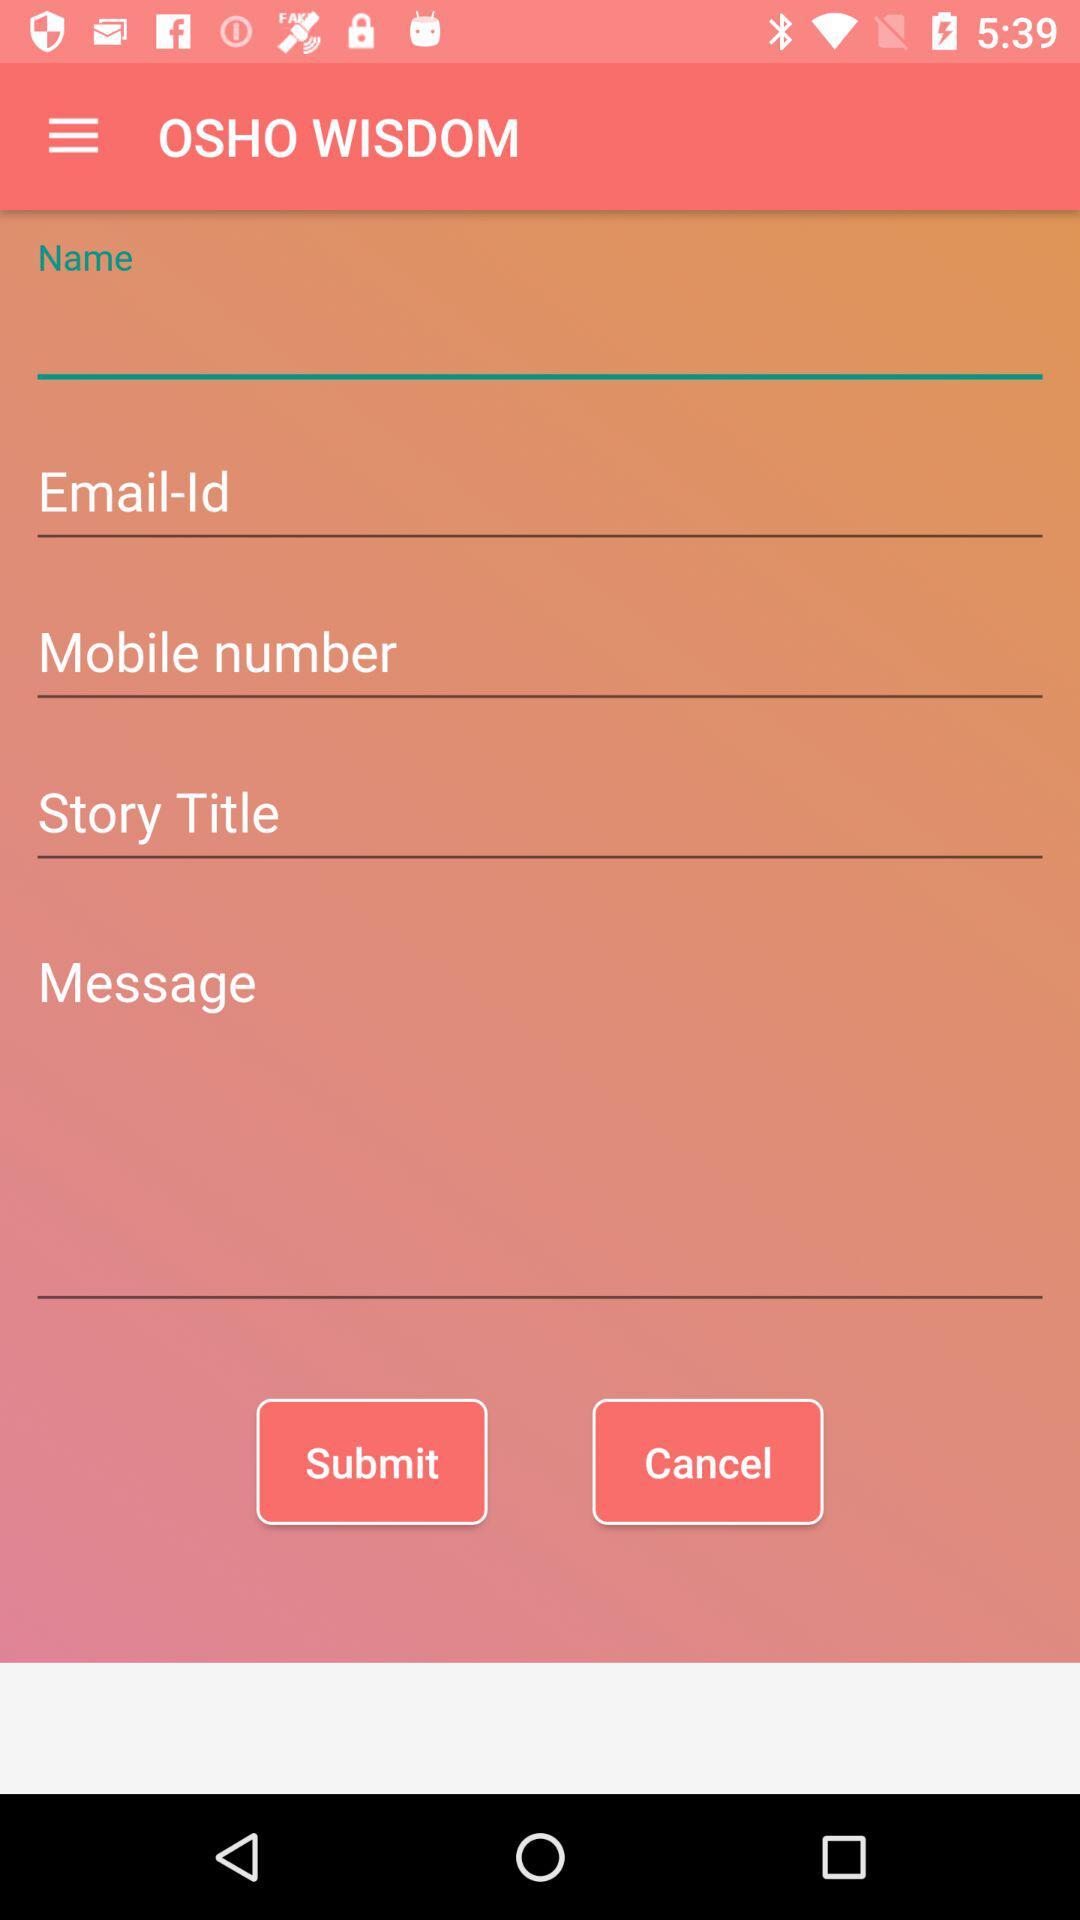 The width and height of the screenshot is (1080, 1920). I want to click on space to enter the email id, so click(540, 494).